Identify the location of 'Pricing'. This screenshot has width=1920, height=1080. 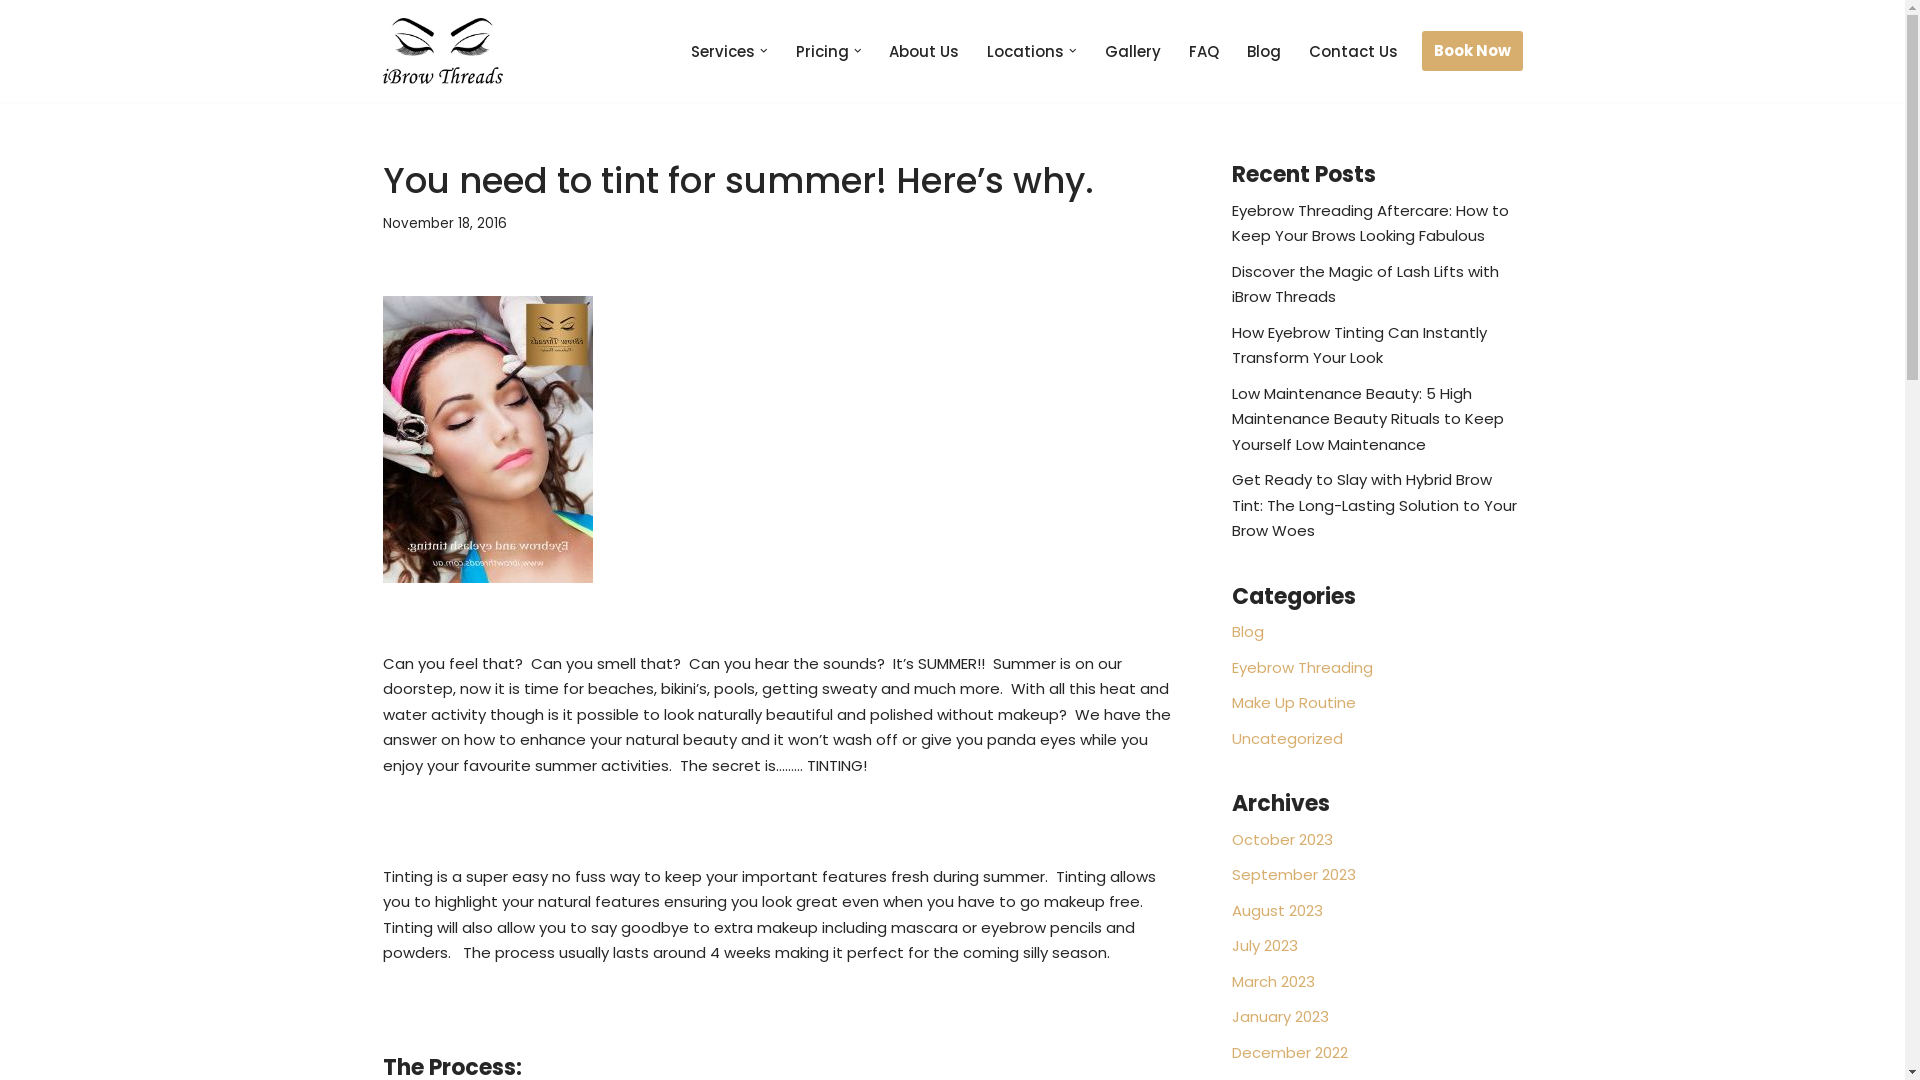
(822, 50).